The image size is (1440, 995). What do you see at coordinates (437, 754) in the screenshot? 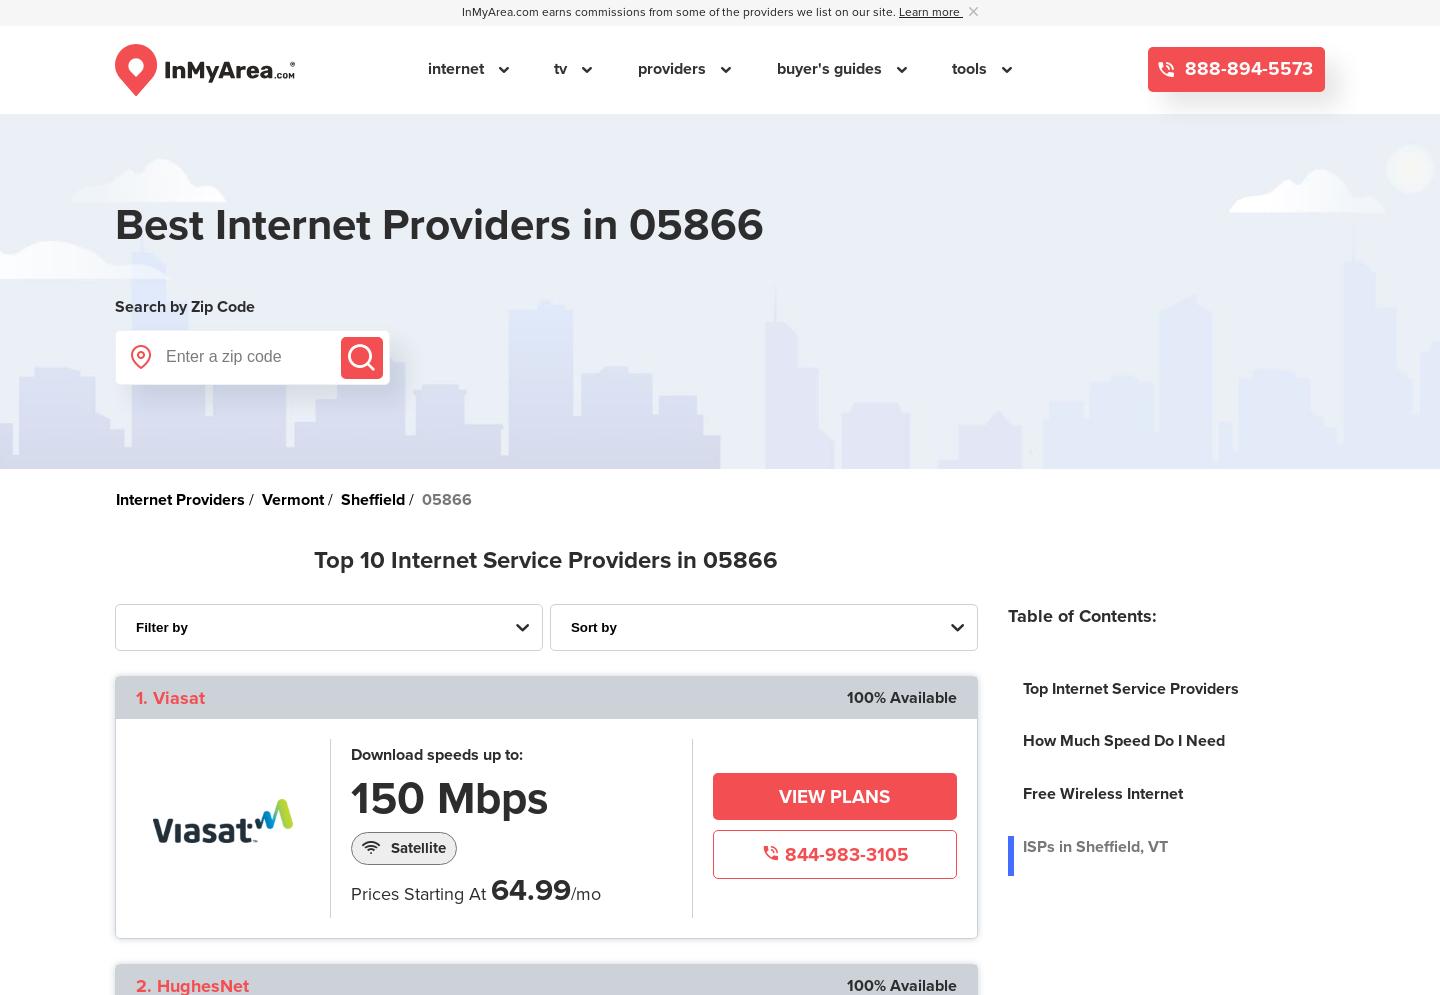
I see `'Download speeds up to:'` at bounding box center [437, 754].